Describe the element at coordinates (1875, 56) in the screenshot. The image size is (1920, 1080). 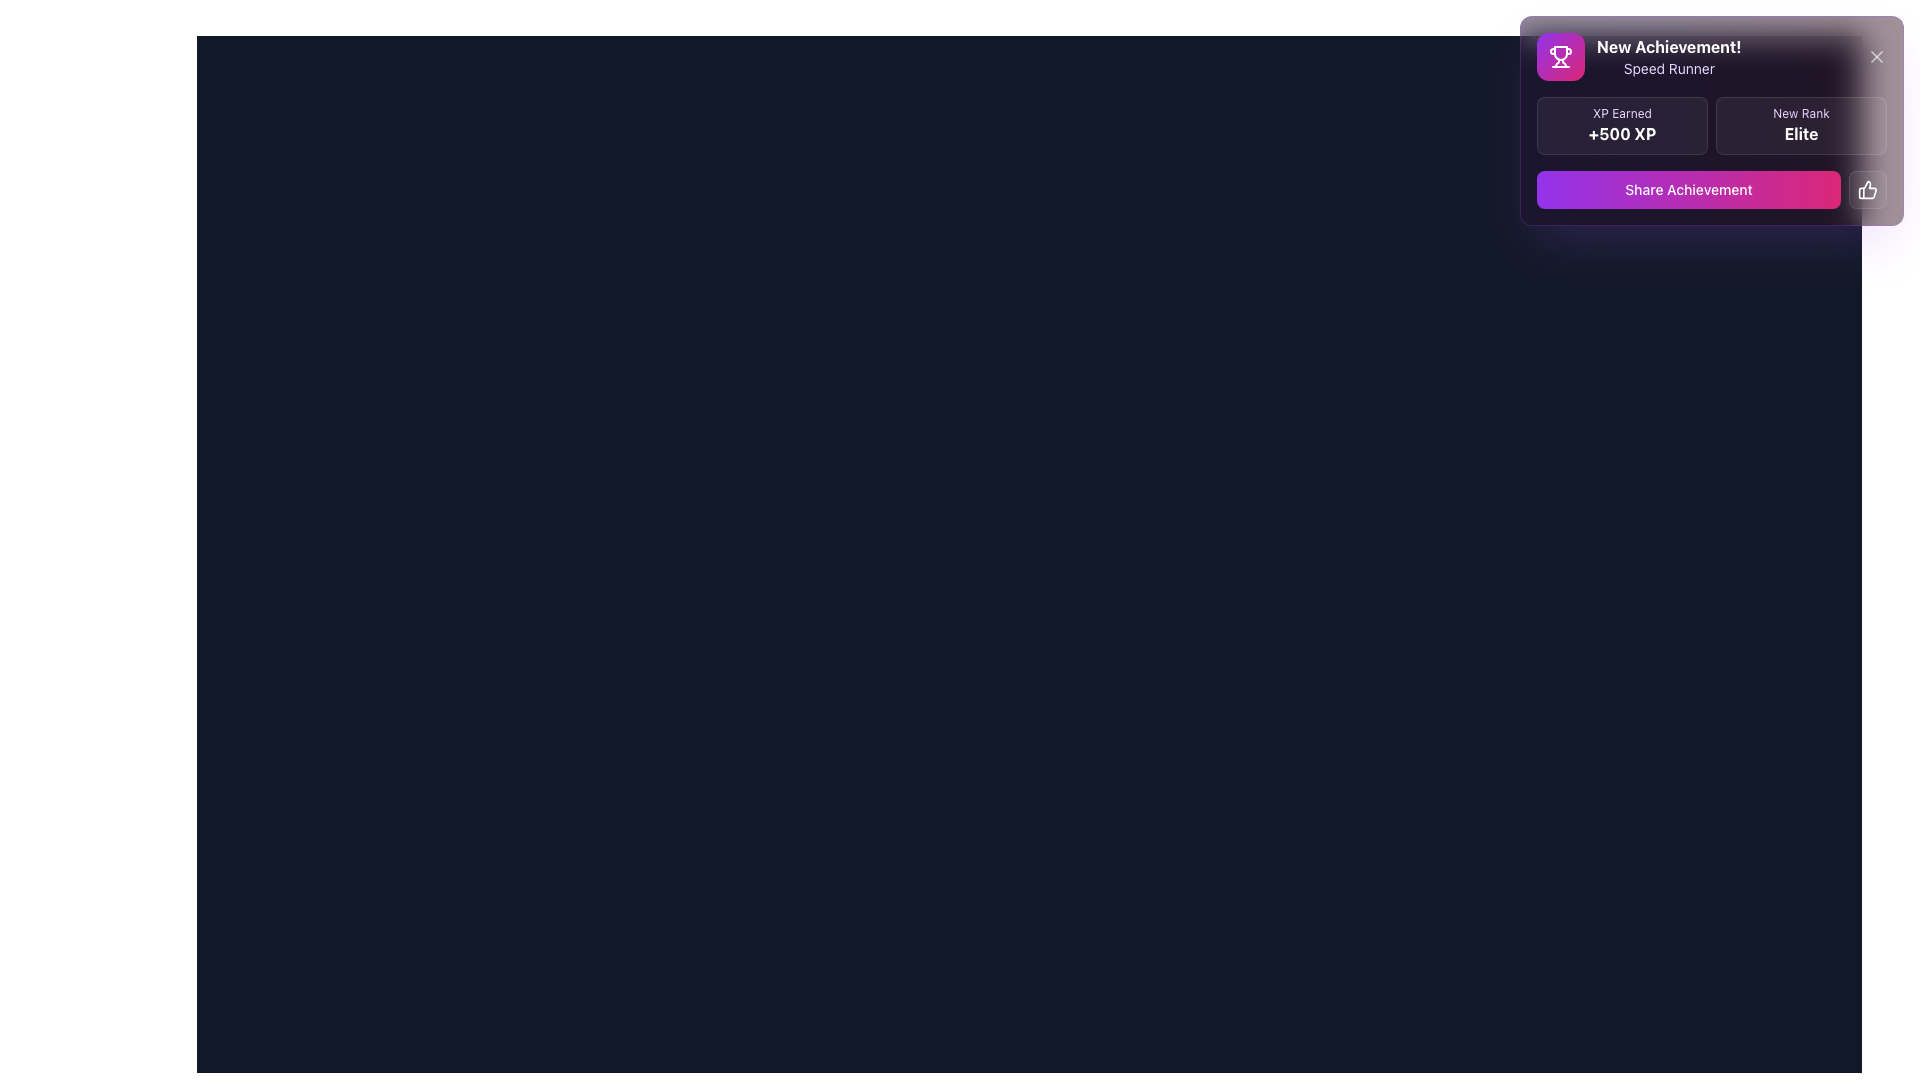
I see `the close button located at the top-right corner of the notification panel titled 'New Achievement! Speed Runner'` at that location.